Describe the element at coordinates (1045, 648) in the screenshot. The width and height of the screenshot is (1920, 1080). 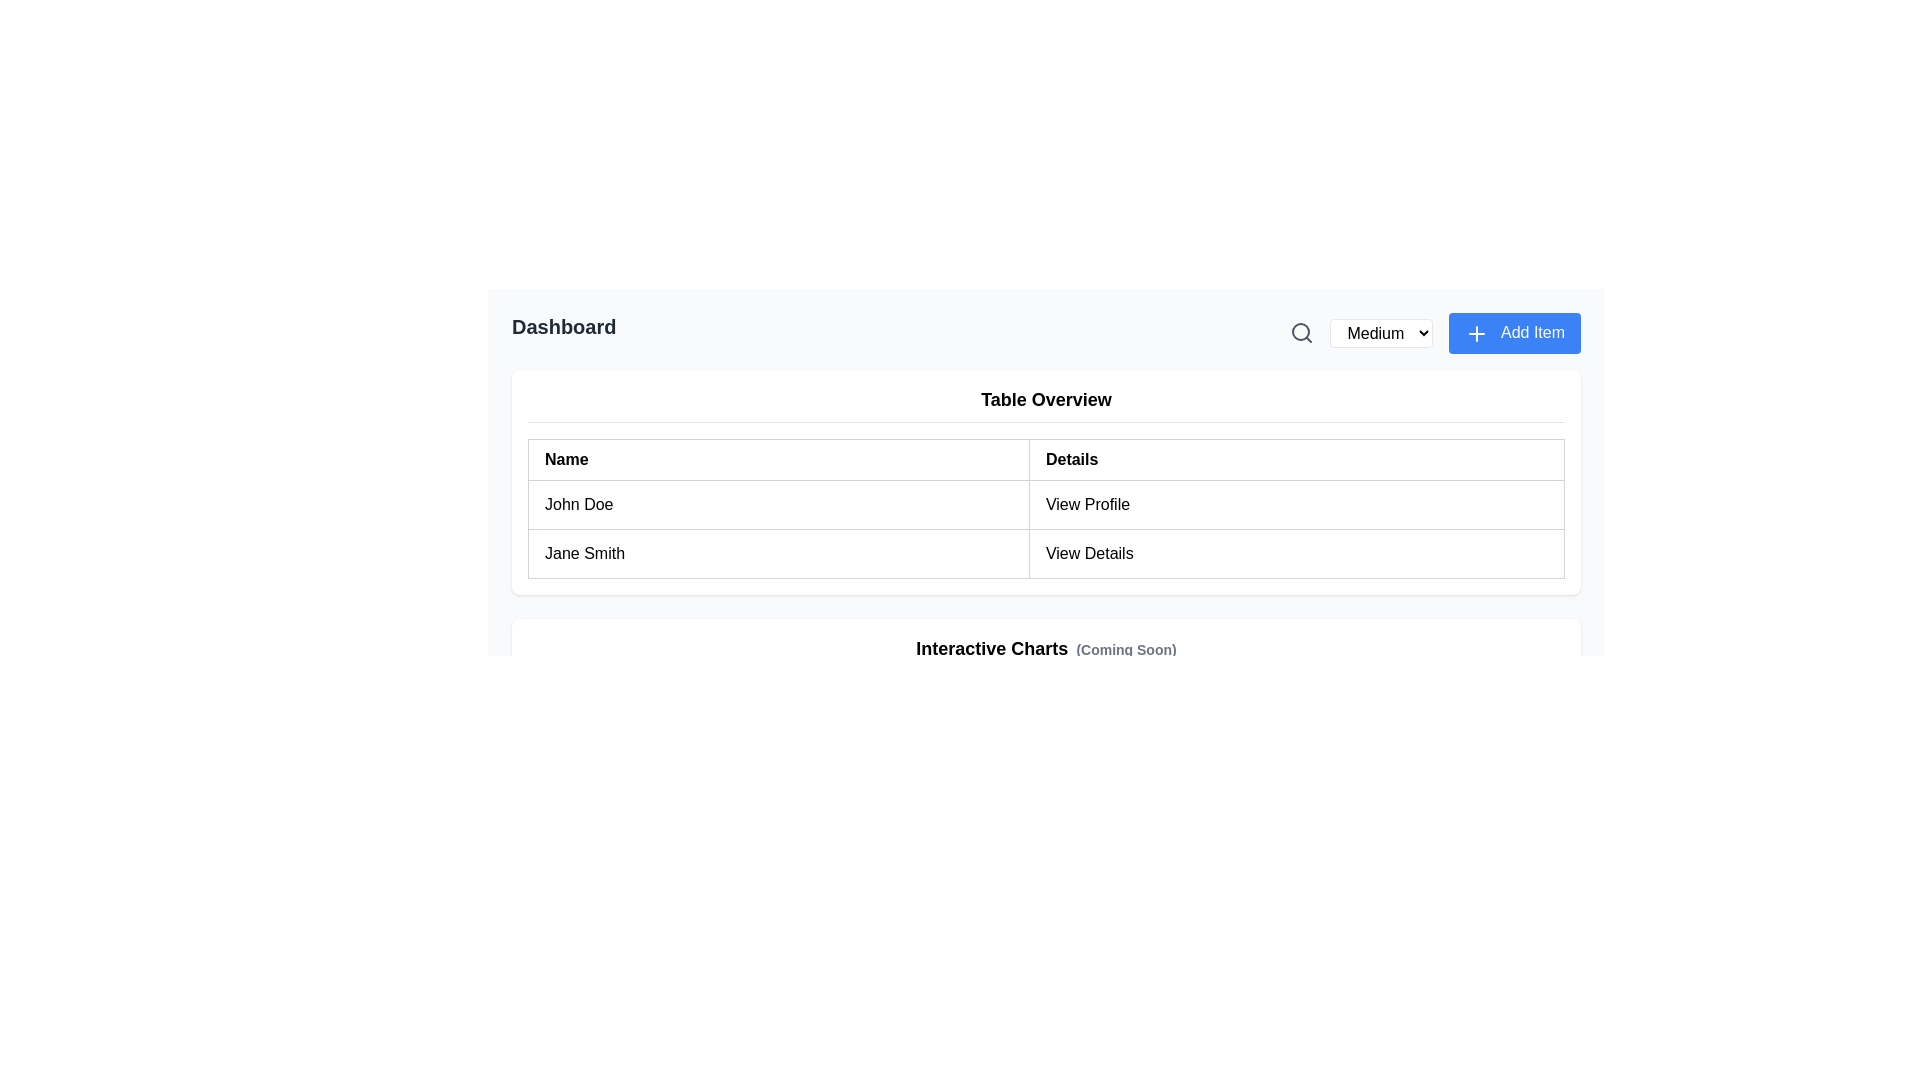
I see `the text label that serves as a title or placeholder for an upcoming feature, located at the bottom of the card within the interface` at that location.